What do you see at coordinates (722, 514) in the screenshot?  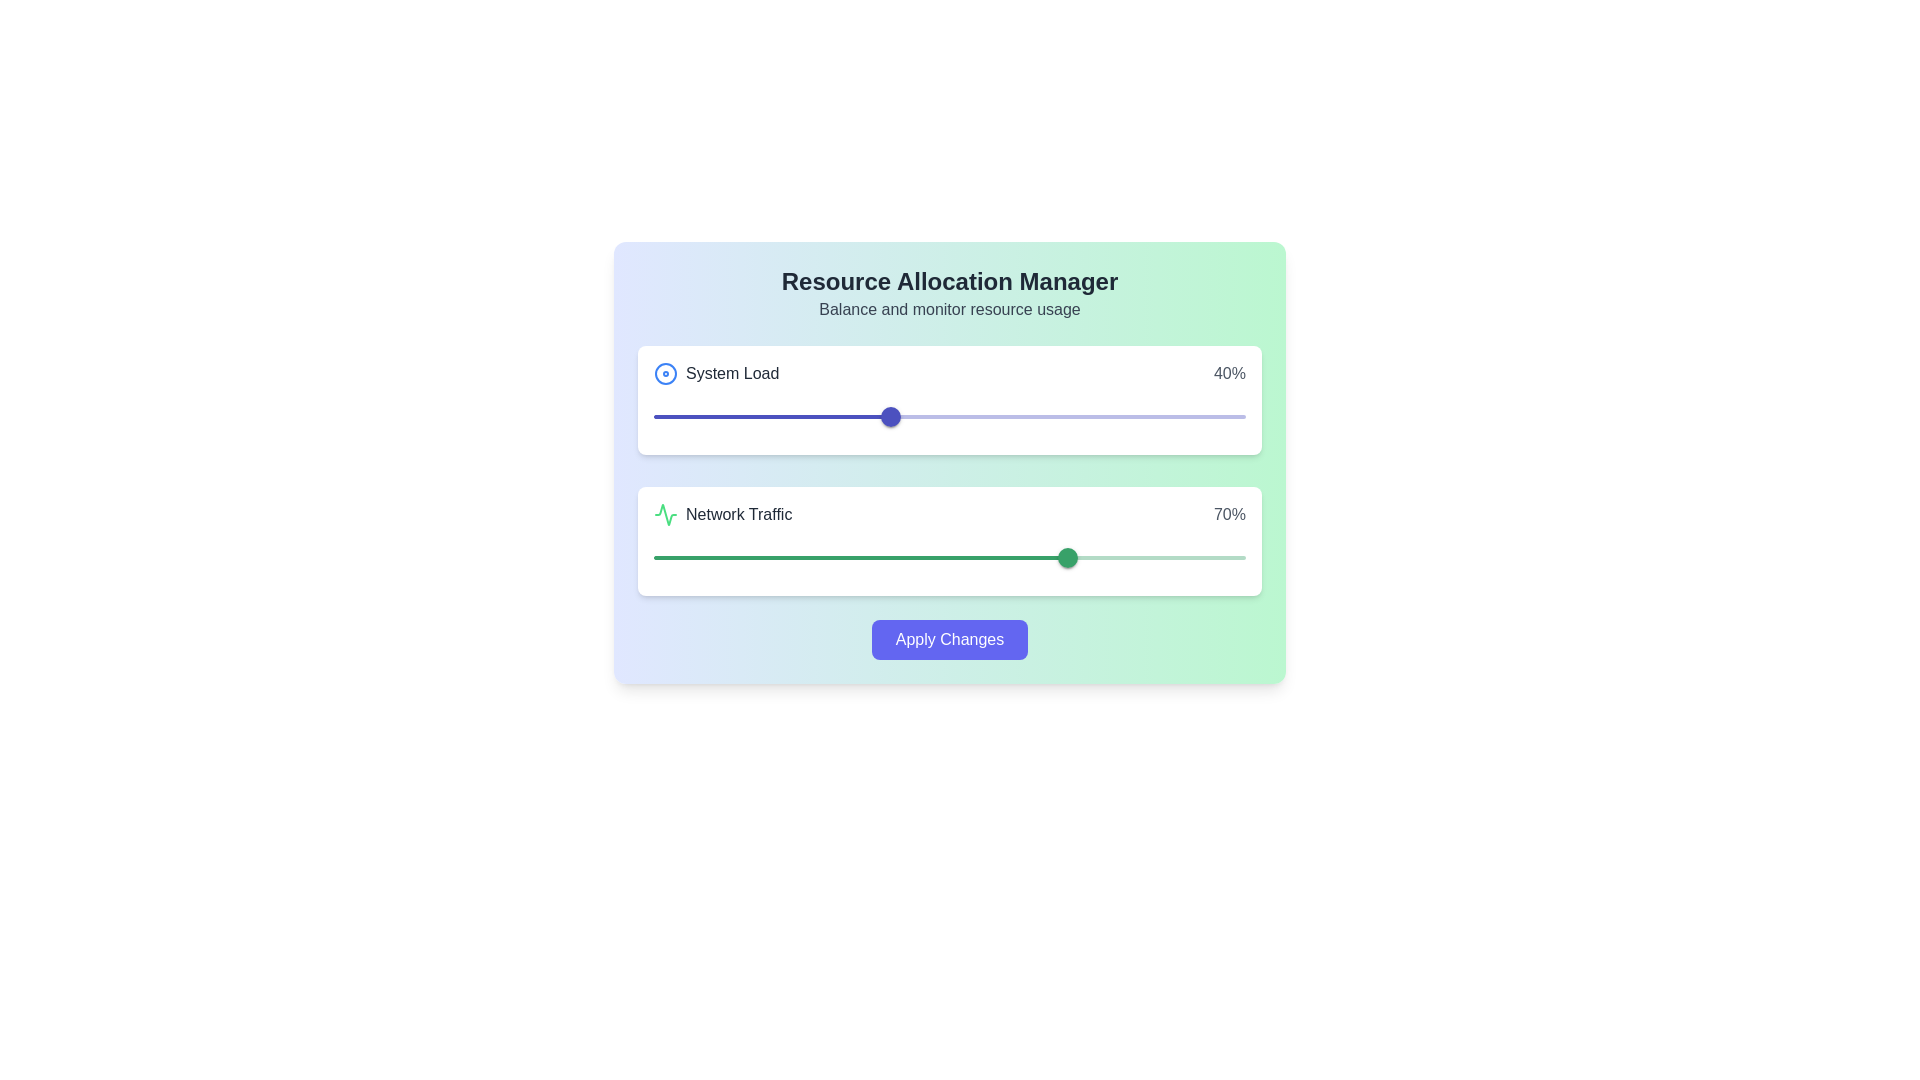 I see `the 'Network Traffic' label with the green line graph icon, located in the second section of the interface, just below the 'System Load' section` at bounding box center [722, 514].